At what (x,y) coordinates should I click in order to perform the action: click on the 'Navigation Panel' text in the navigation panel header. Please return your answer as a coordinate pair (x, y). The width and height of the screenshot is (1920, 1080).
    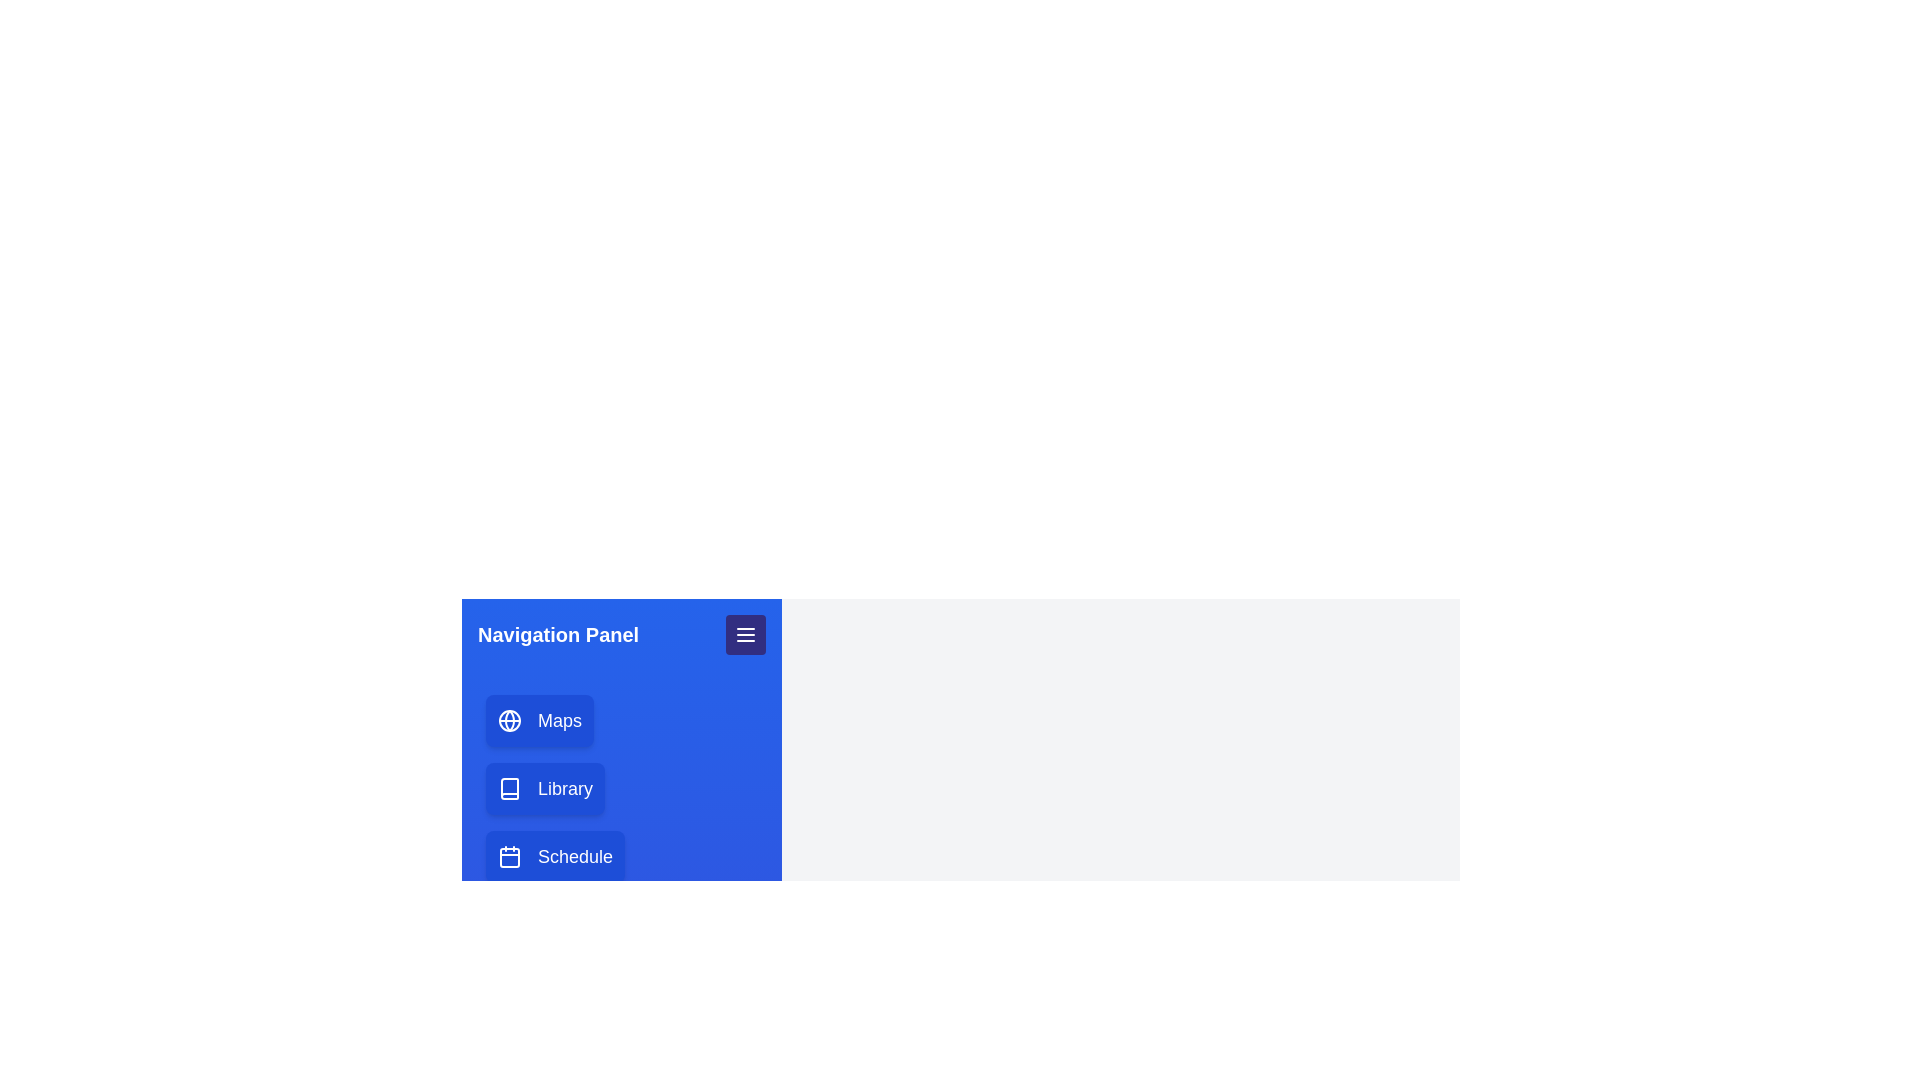
    Looking at the image, I should click on (557, 635).